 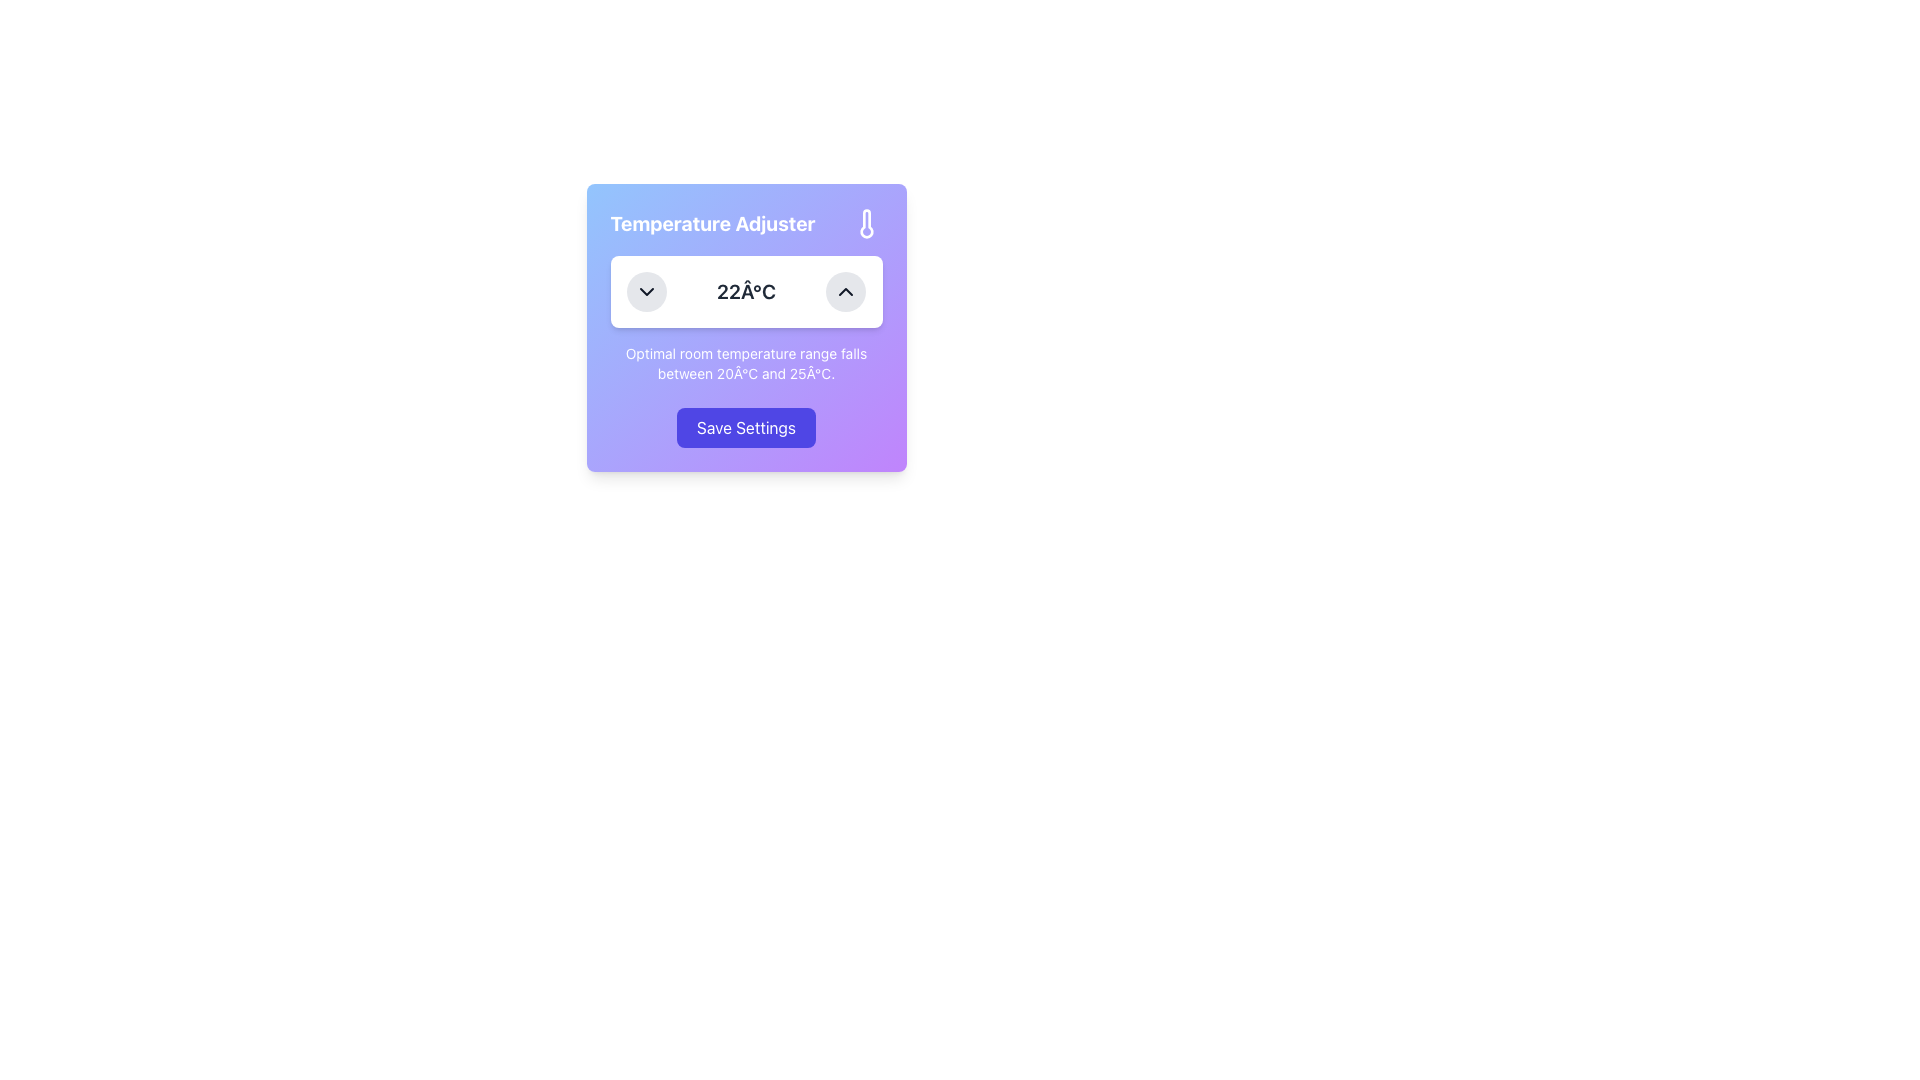 What do you see at coordinates (745, 427) in the screenshot?
I see `the save button located below the informational message about temperature ranges to confirm and submit user-modified settings related to temperature adjustments` at bounding box center [745, 427].